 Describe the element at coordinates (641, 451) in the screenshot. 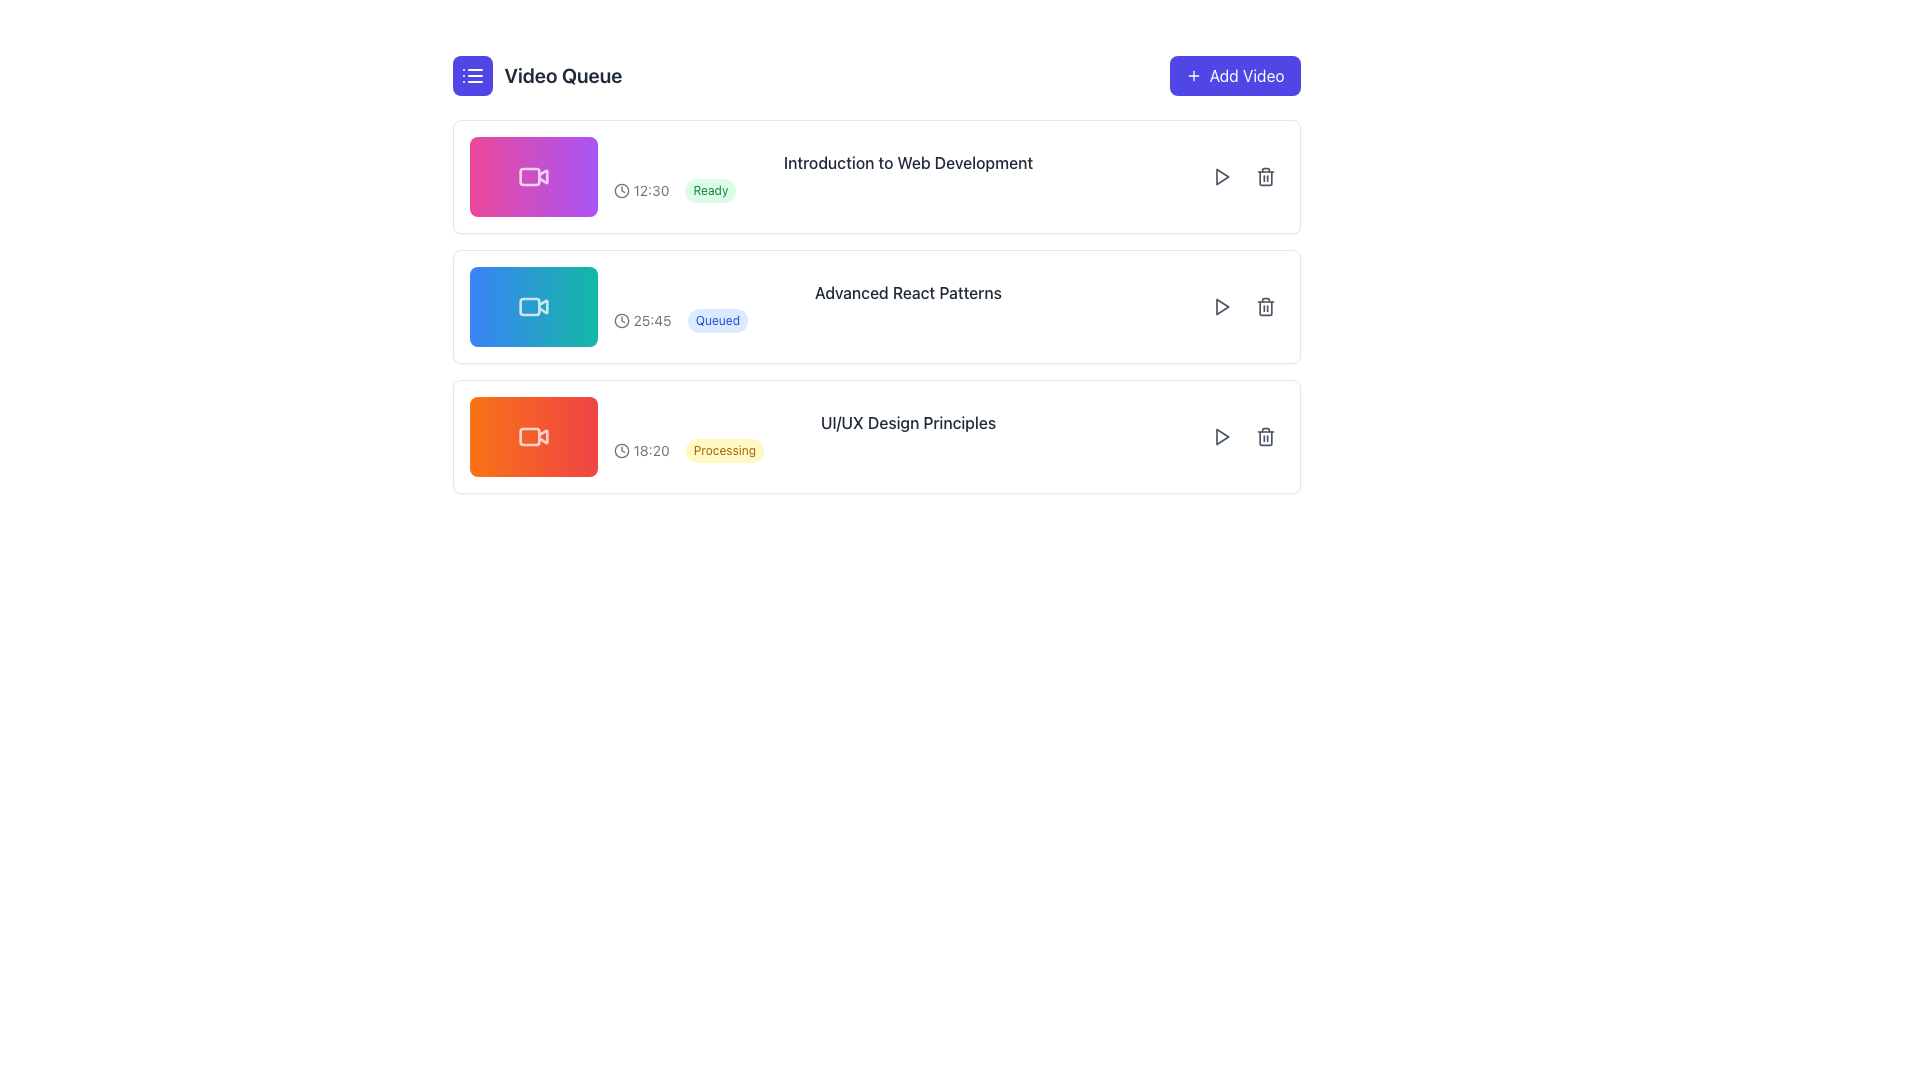

I see `displayed time information from the Time indicator located at the bottom left of the 'UI/UX Design Principles' video entry, which is positioned immediately to the left of the 'Processing' label` at that location.